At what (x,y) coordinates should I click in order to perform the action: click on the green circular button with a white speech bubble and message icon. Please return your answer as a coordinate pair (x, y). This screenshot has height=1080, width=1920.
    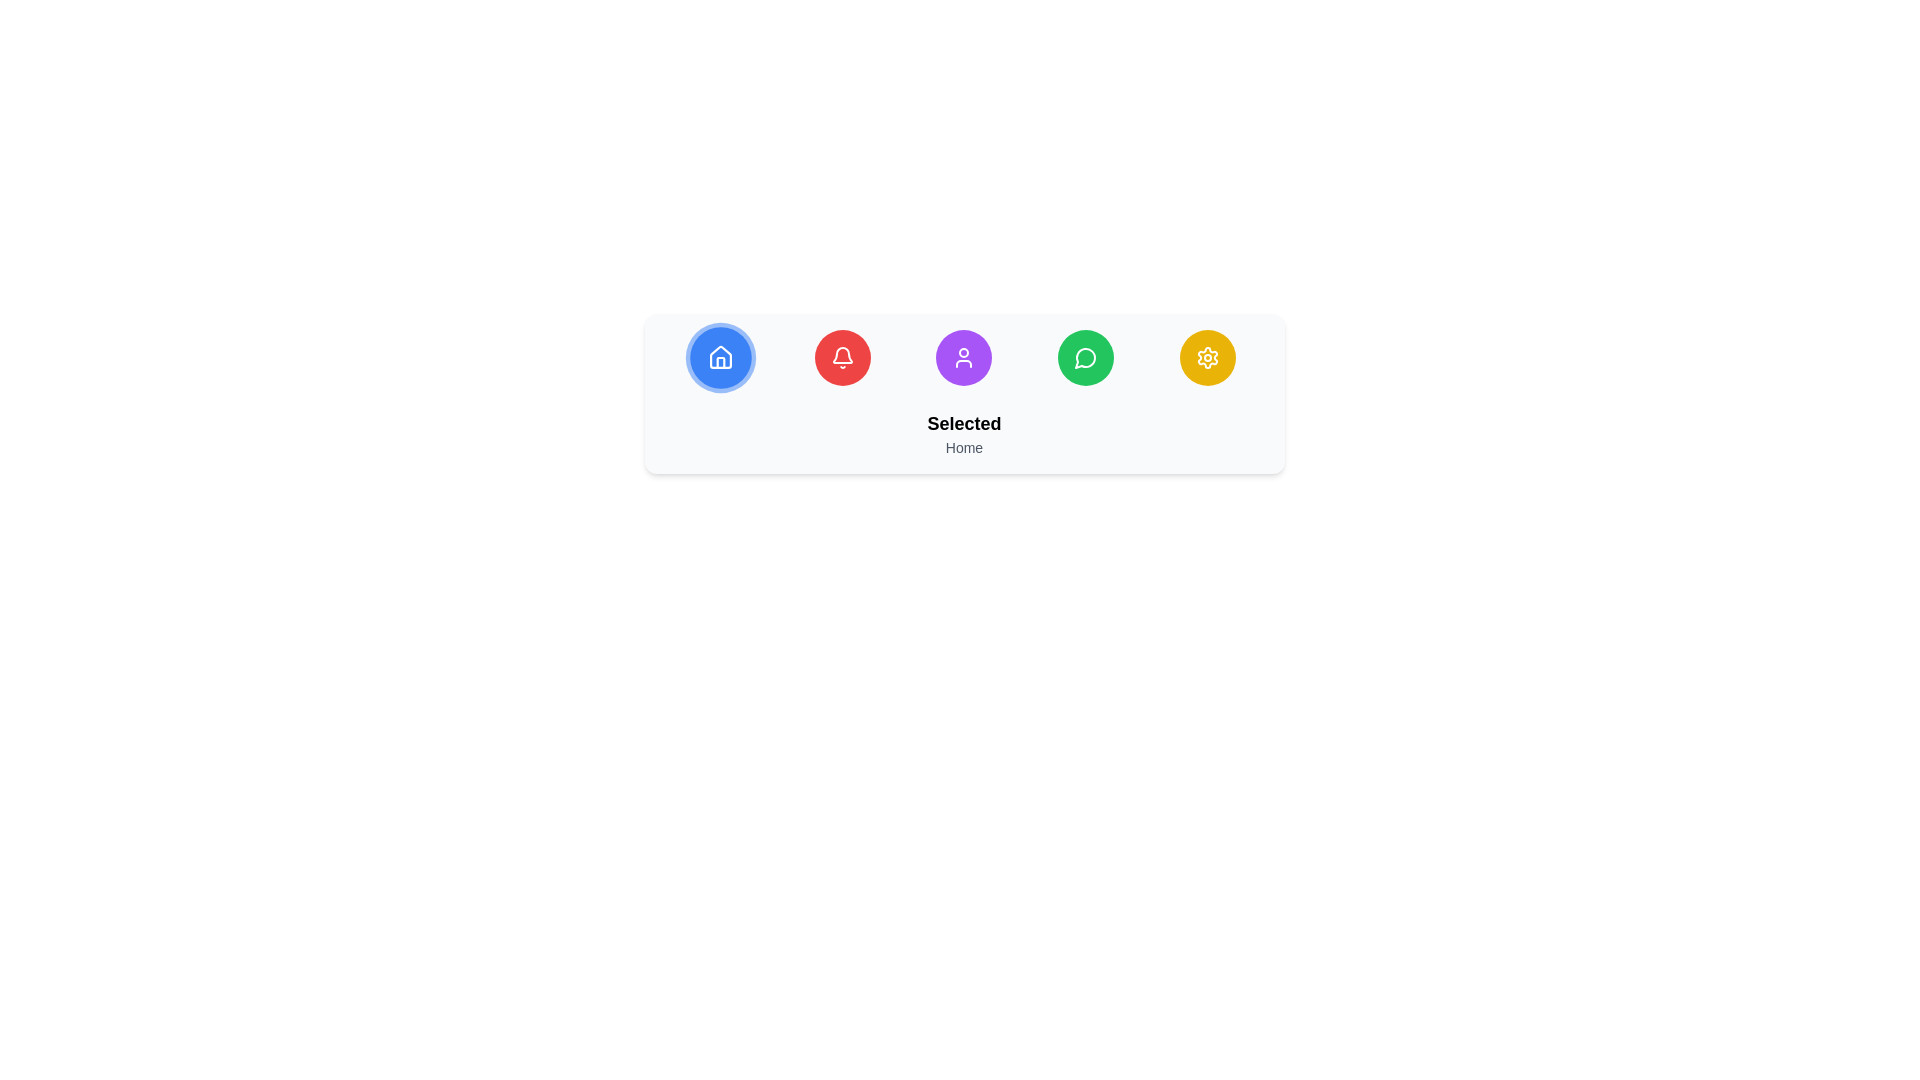
    Looking at the image, I should click on (1085, 357).